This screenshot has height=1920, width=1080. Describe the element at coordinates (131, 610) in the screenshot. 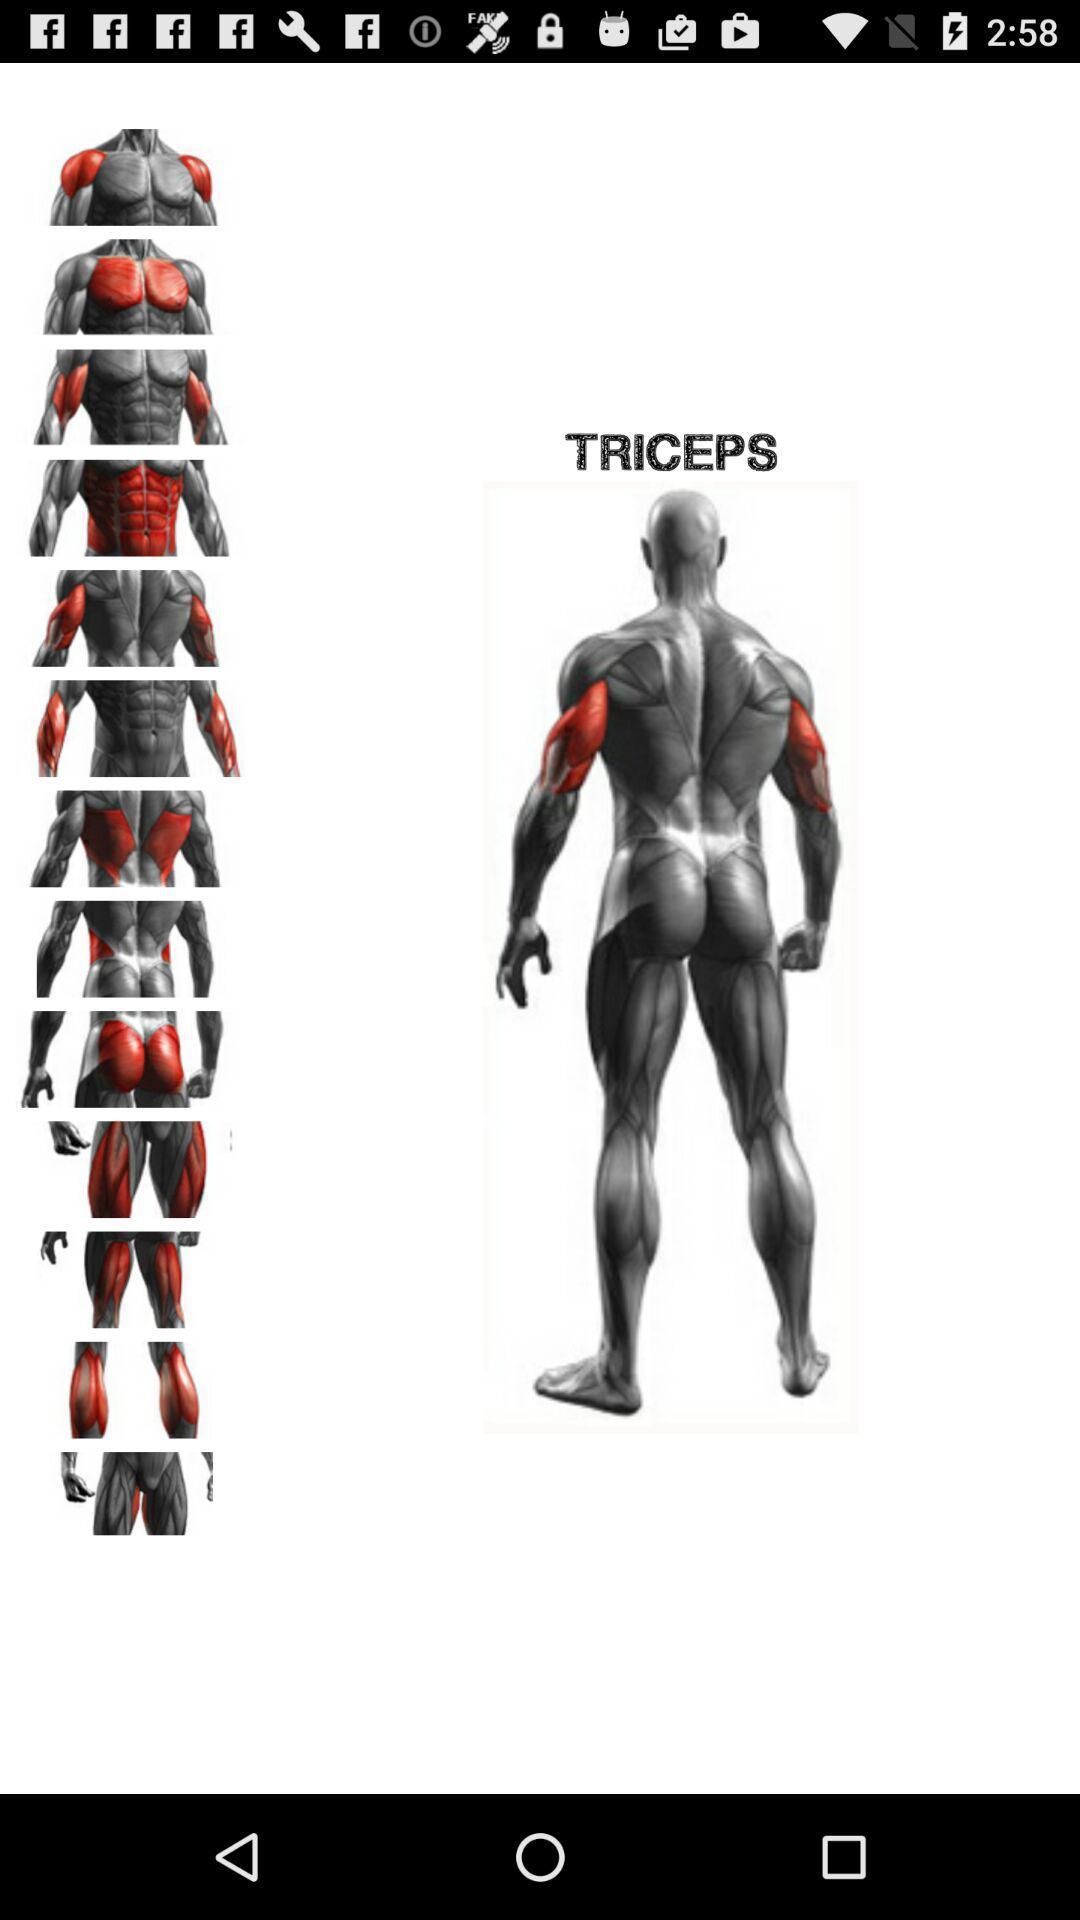

I see `image that can change the view of the main image on the right` at that location.